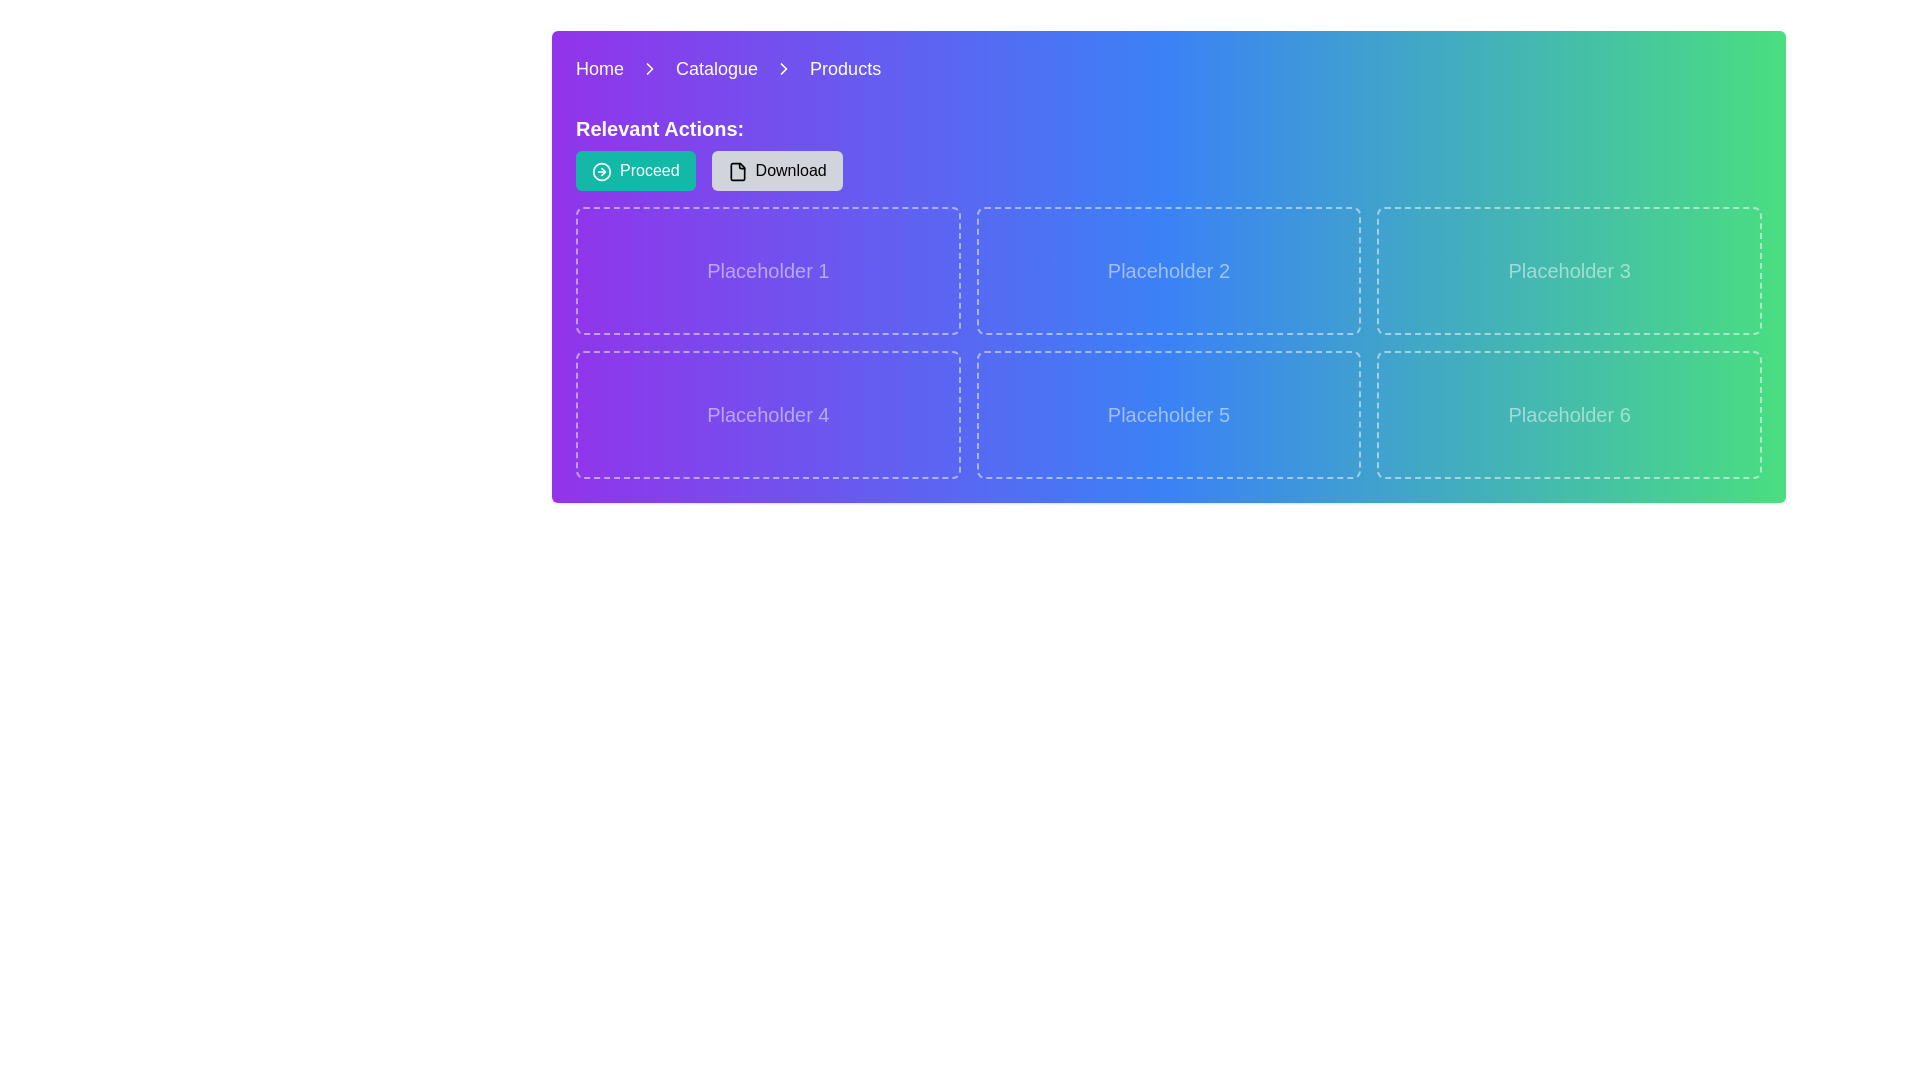 The height and width of the screenshot is (1080, 1920). Describe the element at coordinates (736, 170) in the screenshot. I see `the file icon symbolizing a file or document, located between the 'Proceed' and 'Download' buttons` at that location.